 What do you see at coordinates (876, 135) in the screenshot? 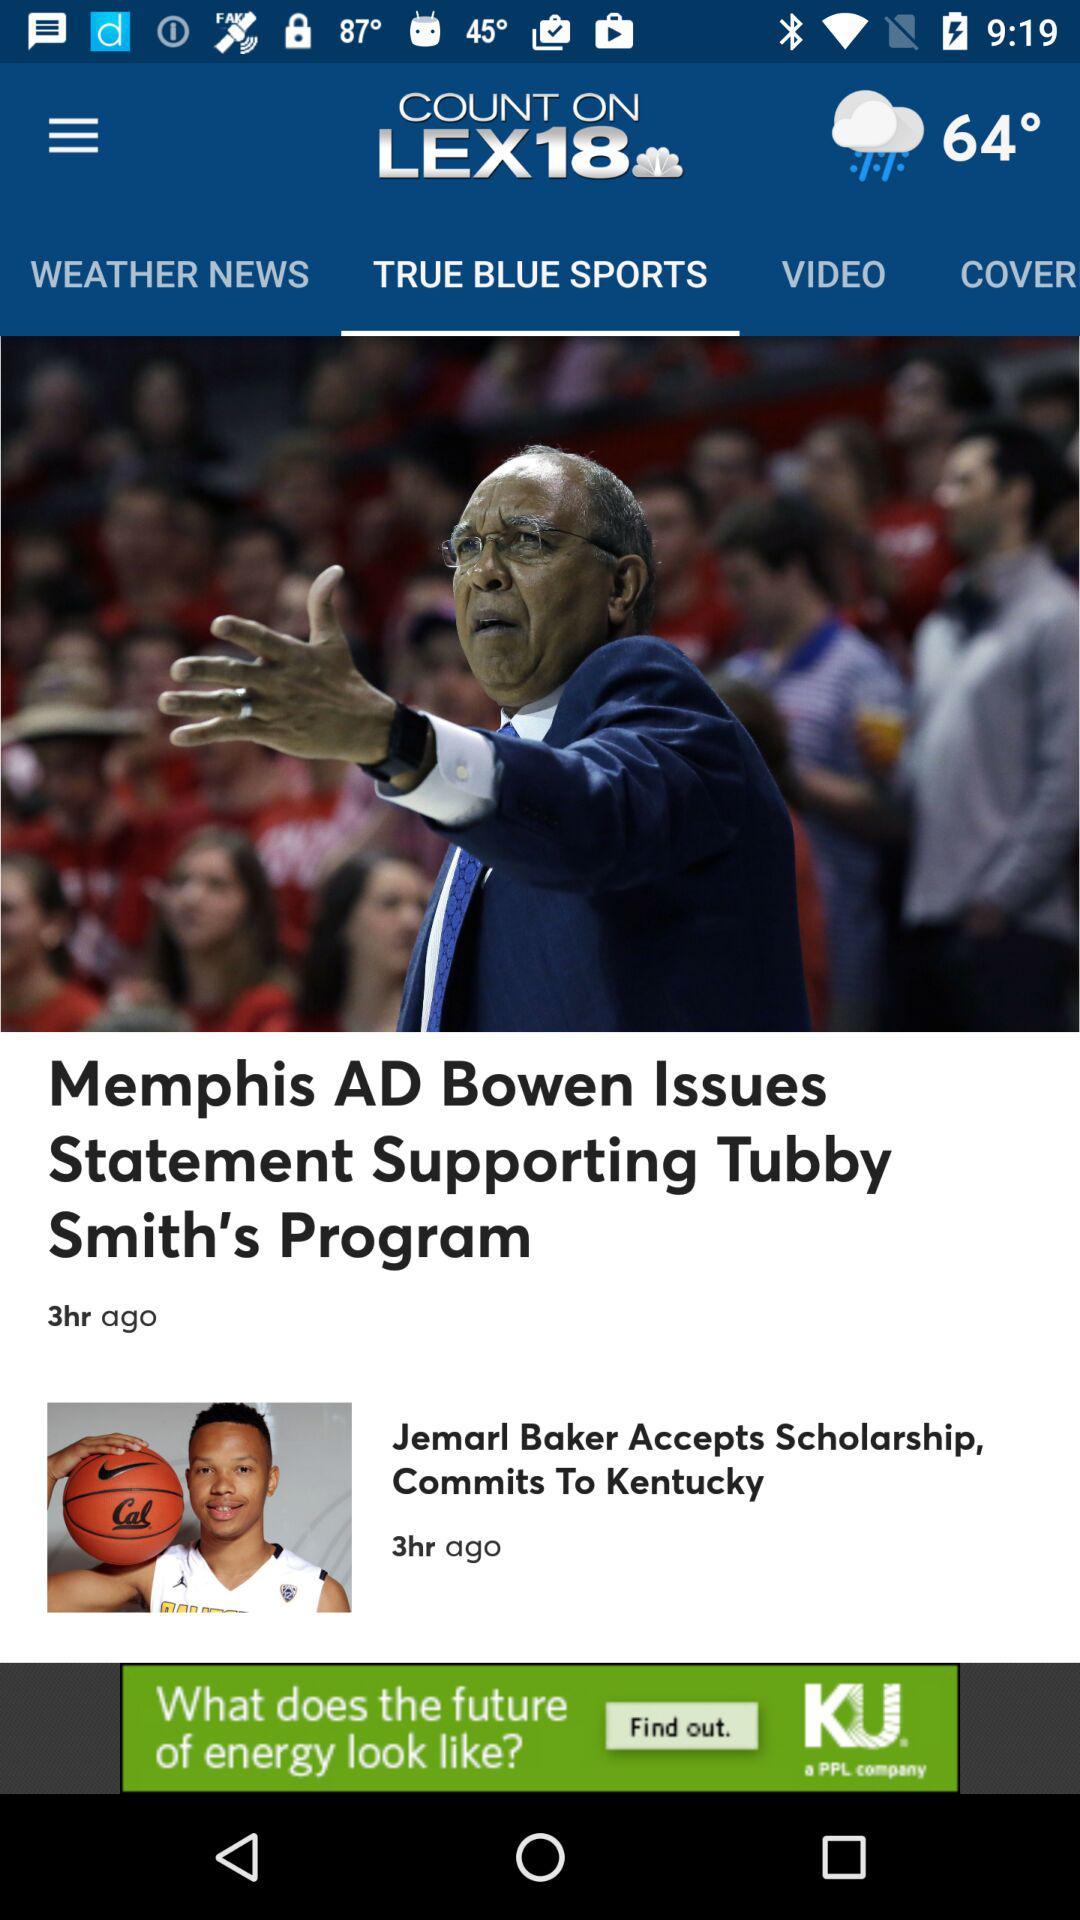
I see `weather` at bounding box center [876, 135].